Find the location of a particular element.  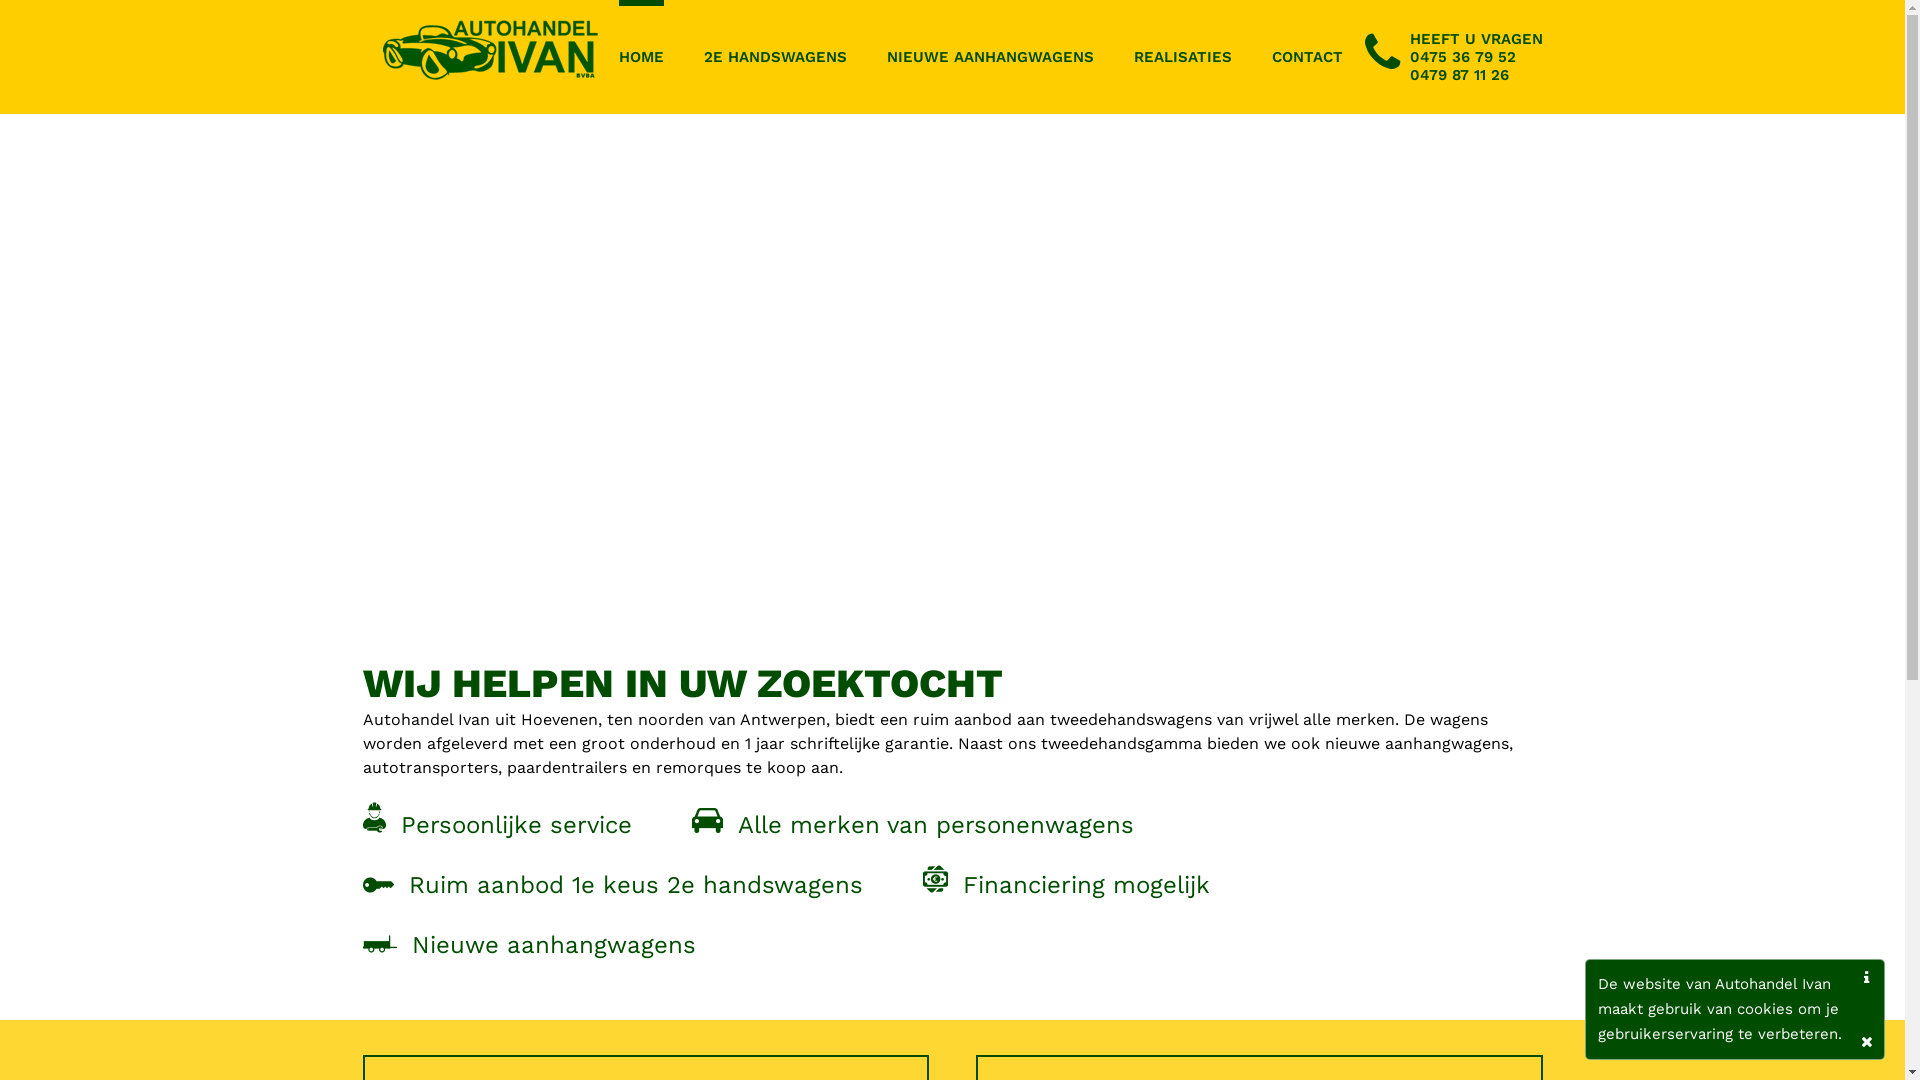

'0475 36 79 52' is located at coordinates (1463, 56).